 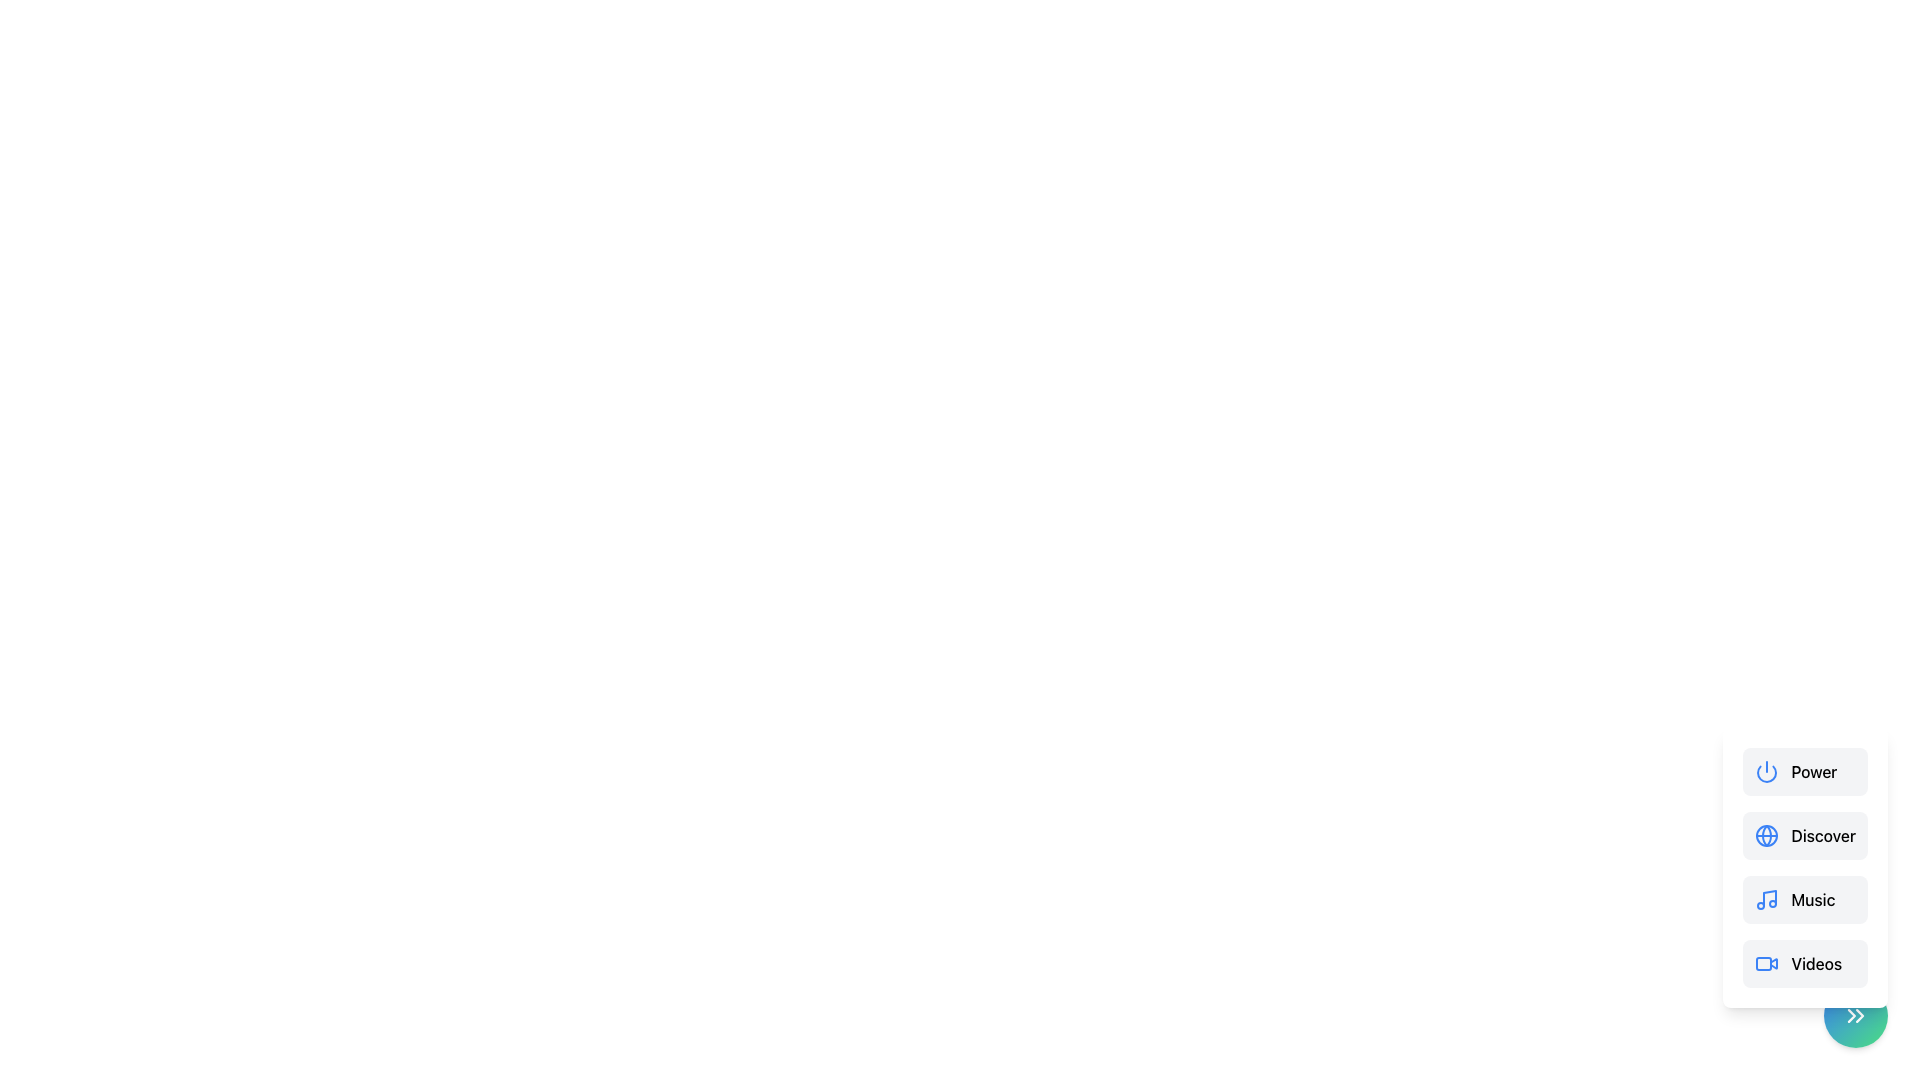 What do you see at coordinates (1767, 963) in the screenshot?
I see `the Videos icon located at the bottom of the vertical stack of action buttons on the right side of the interface` at bounding box center [1767, 963].